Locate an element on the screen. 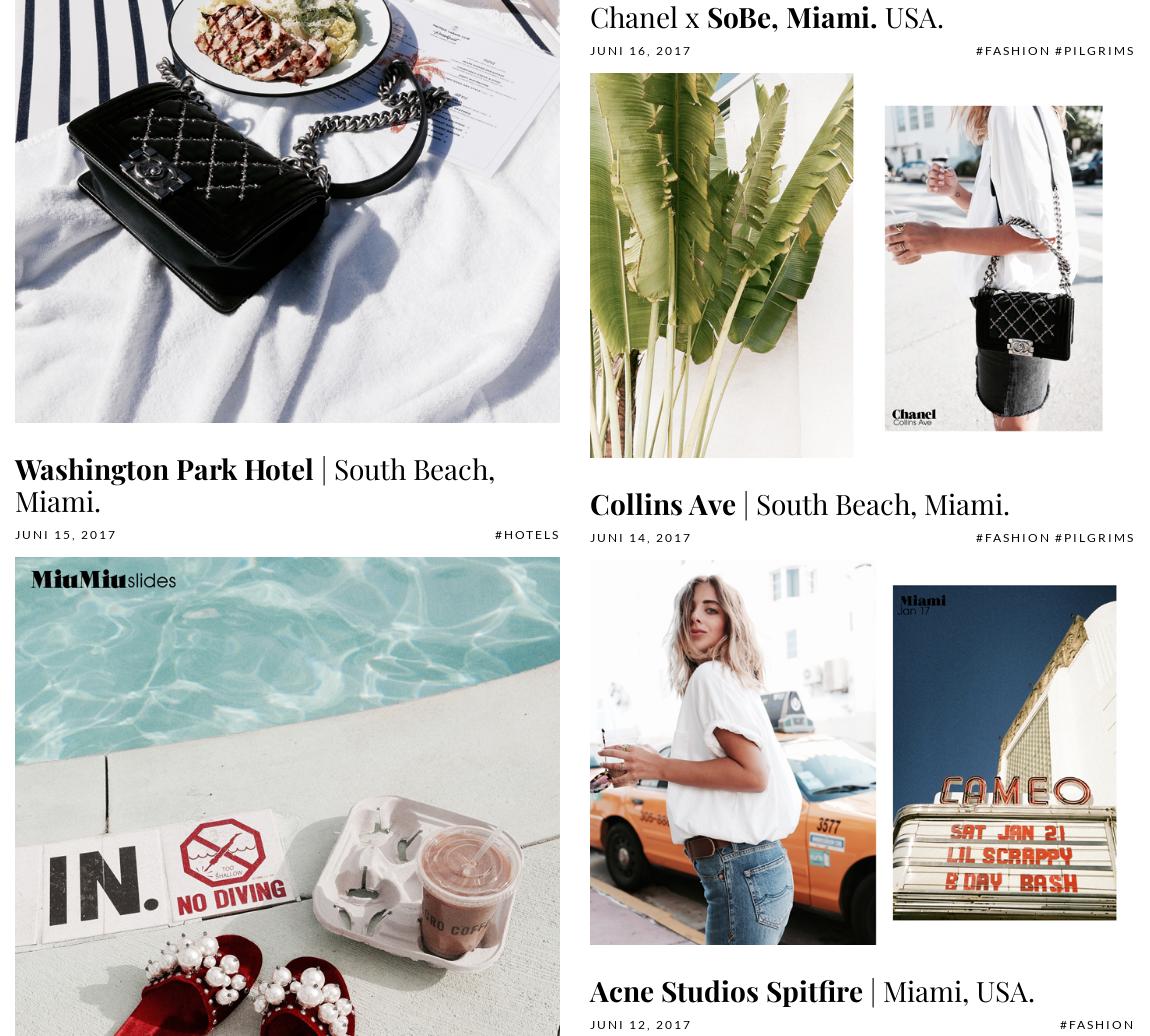 The width and height of the screenshot is (1150, 1036). 'Juni 12, 2017' is located at coordinates (640, 1024).